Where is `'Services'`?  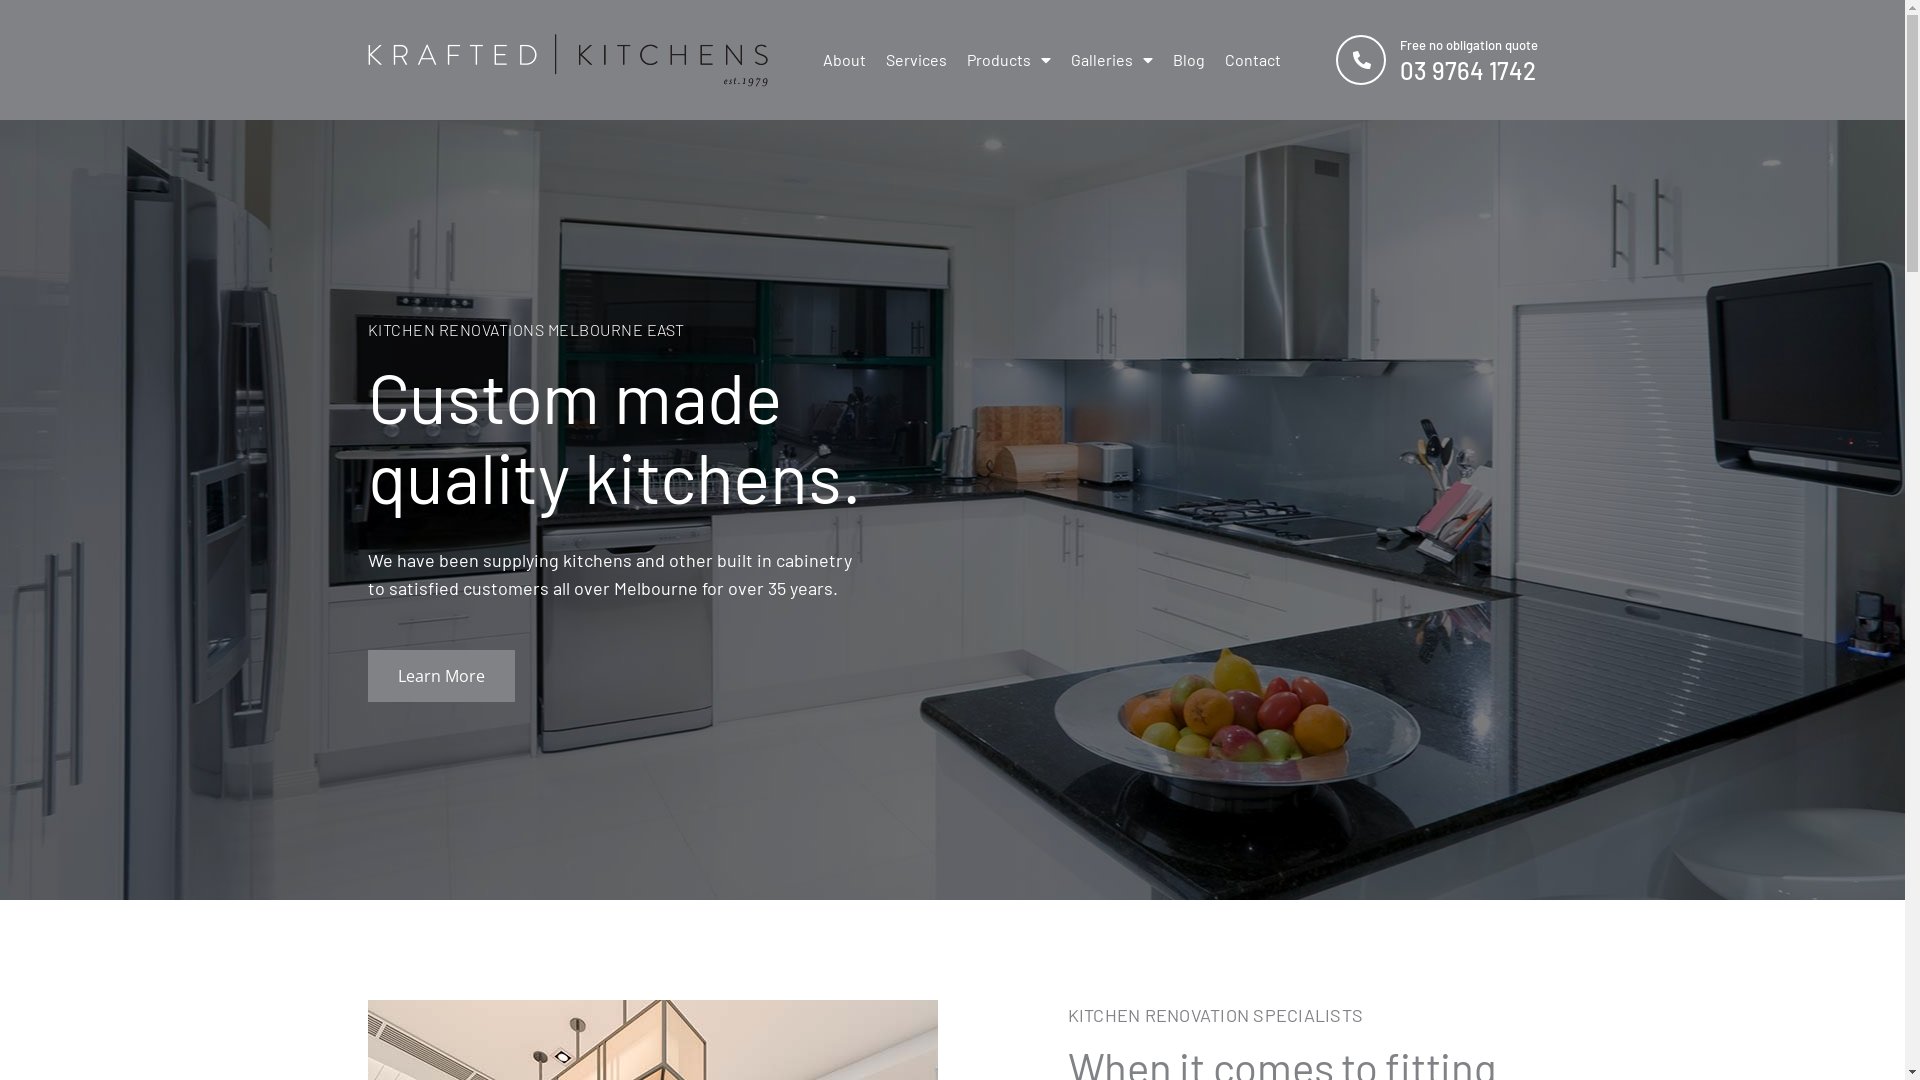 'Services' is located at coordinates (915, 59).